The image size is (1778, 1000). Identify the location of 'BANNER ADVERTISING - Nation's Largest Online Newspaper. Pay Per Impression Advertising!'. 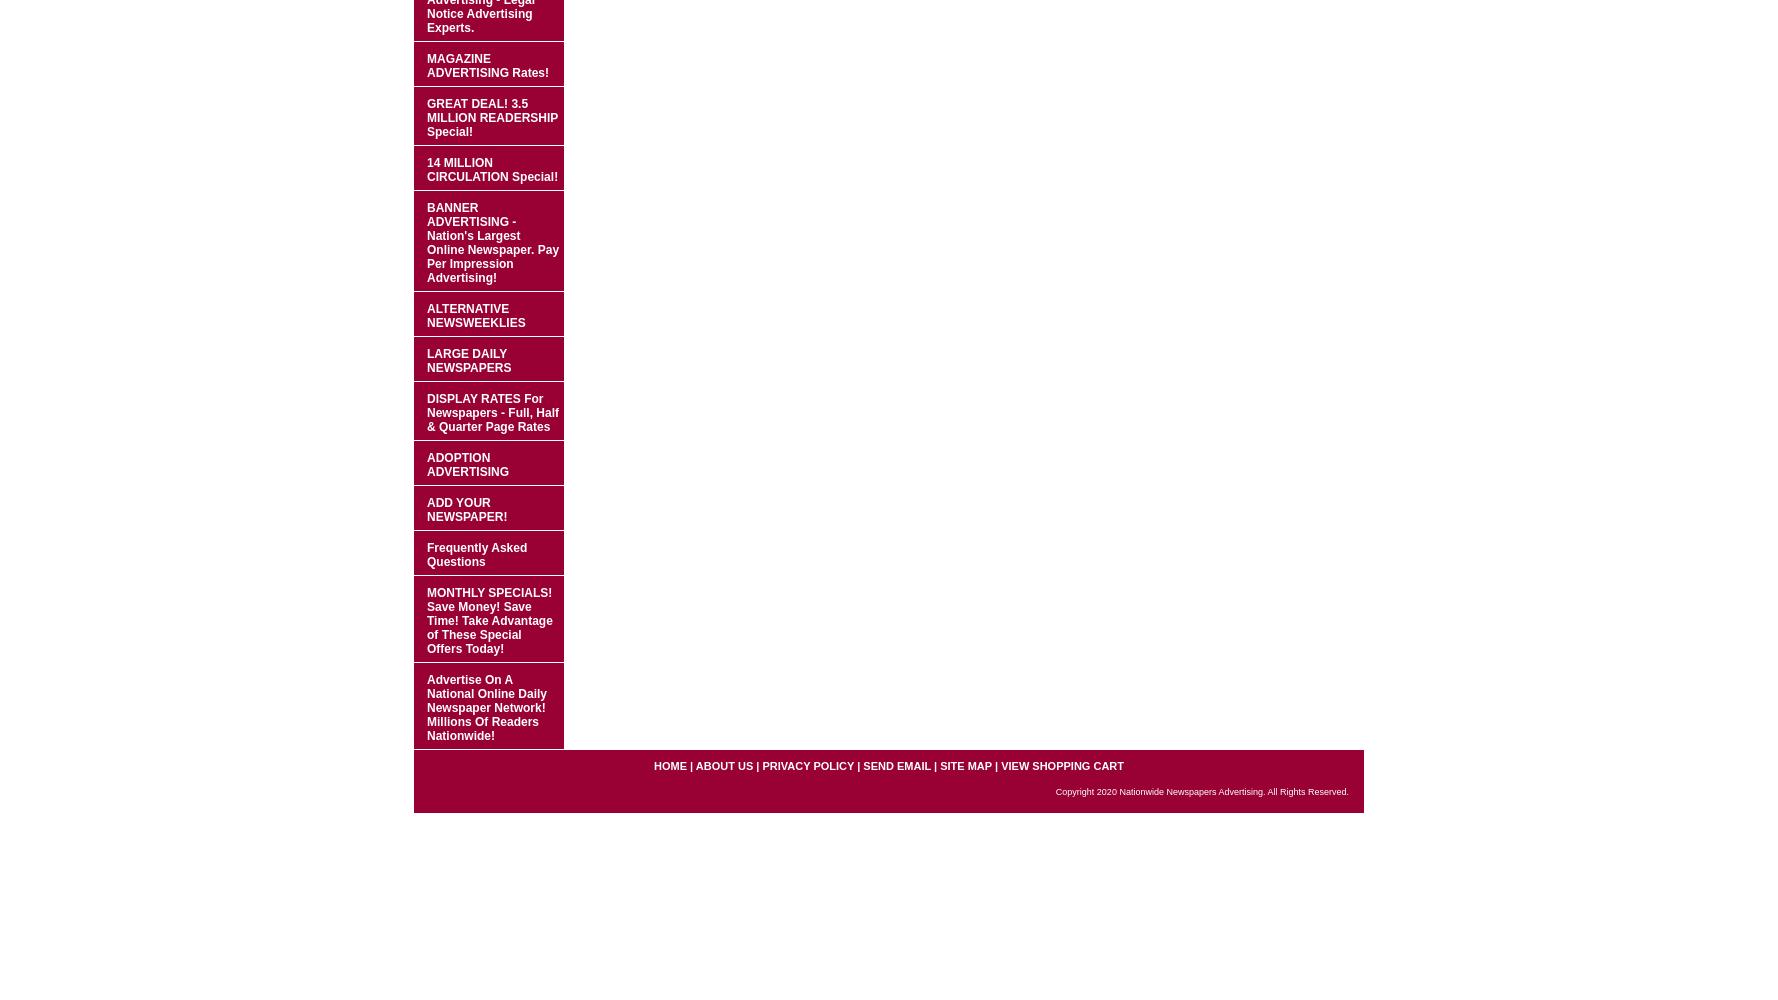
(492, 242).